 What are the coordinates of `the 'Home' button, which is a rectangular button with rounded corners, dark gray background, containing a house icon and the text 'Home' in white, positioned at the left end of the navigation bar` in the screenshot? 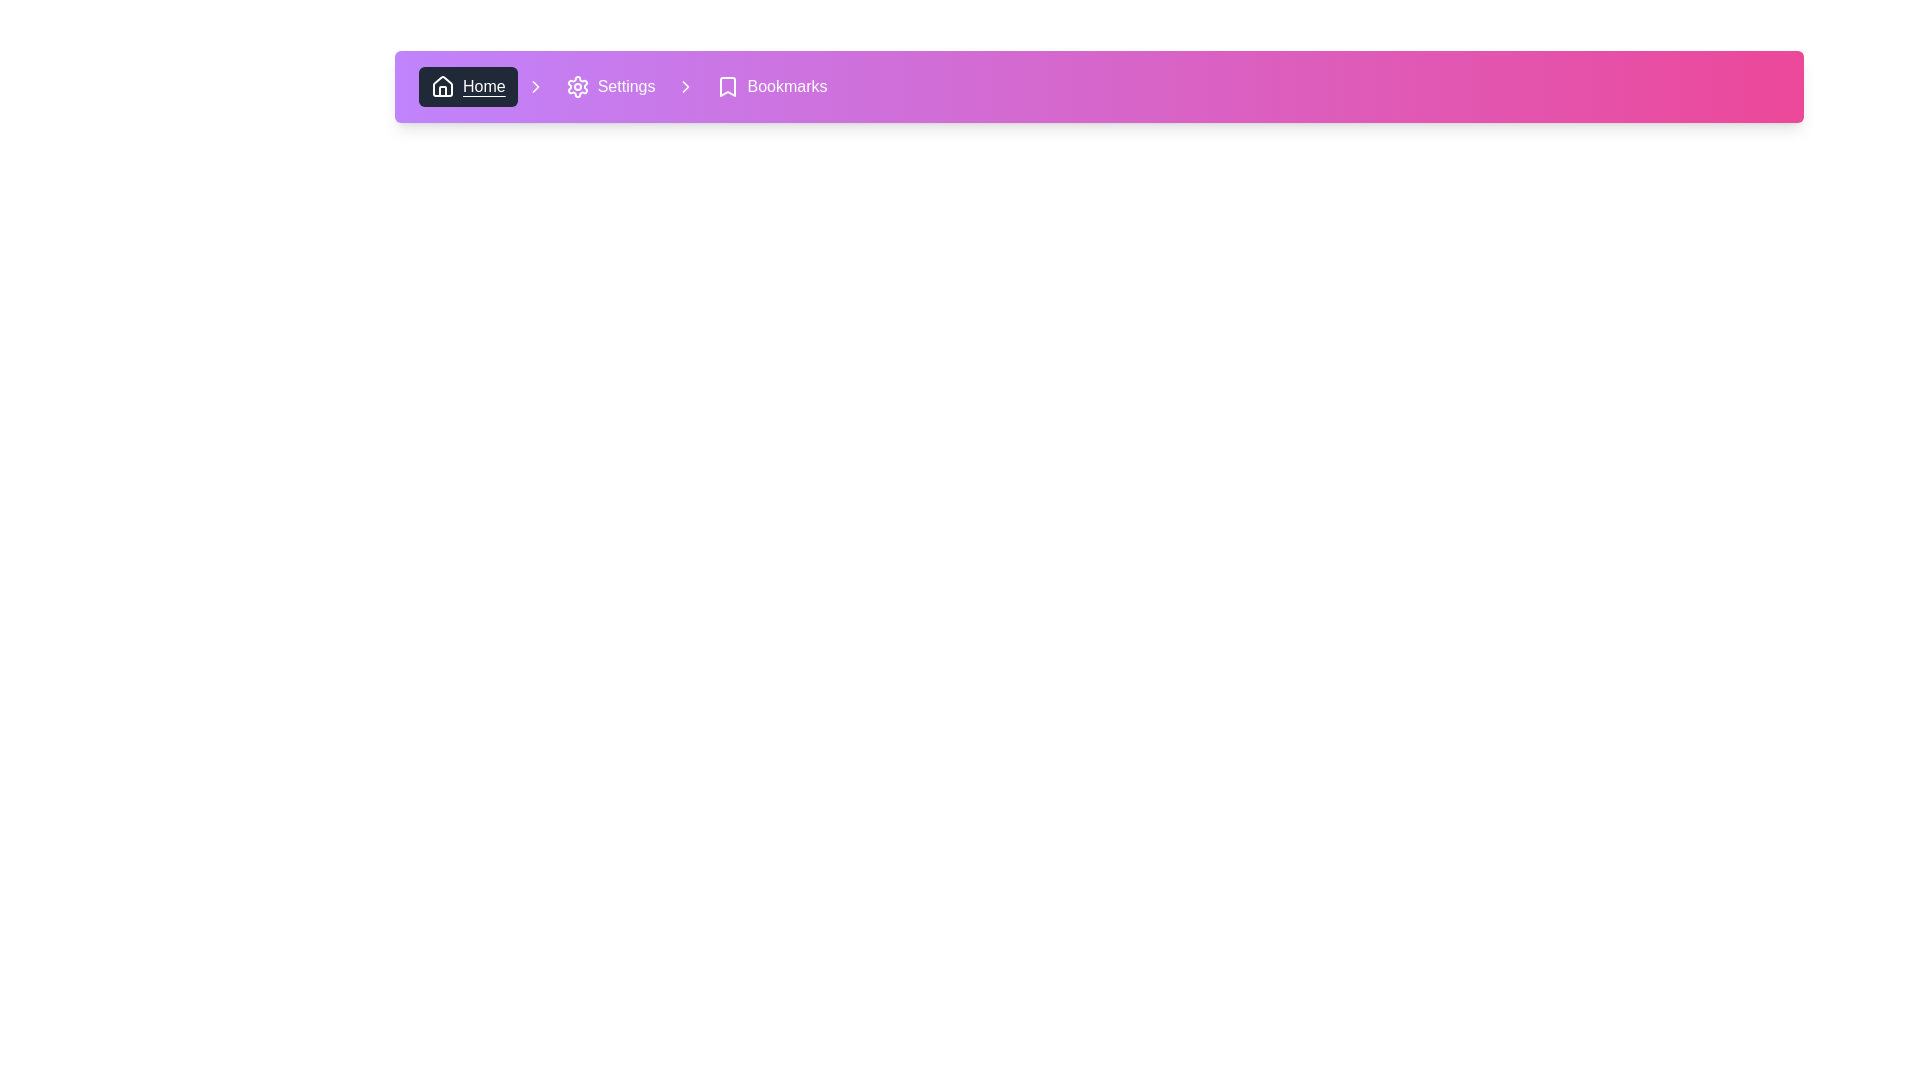 It's located at (467, 86).